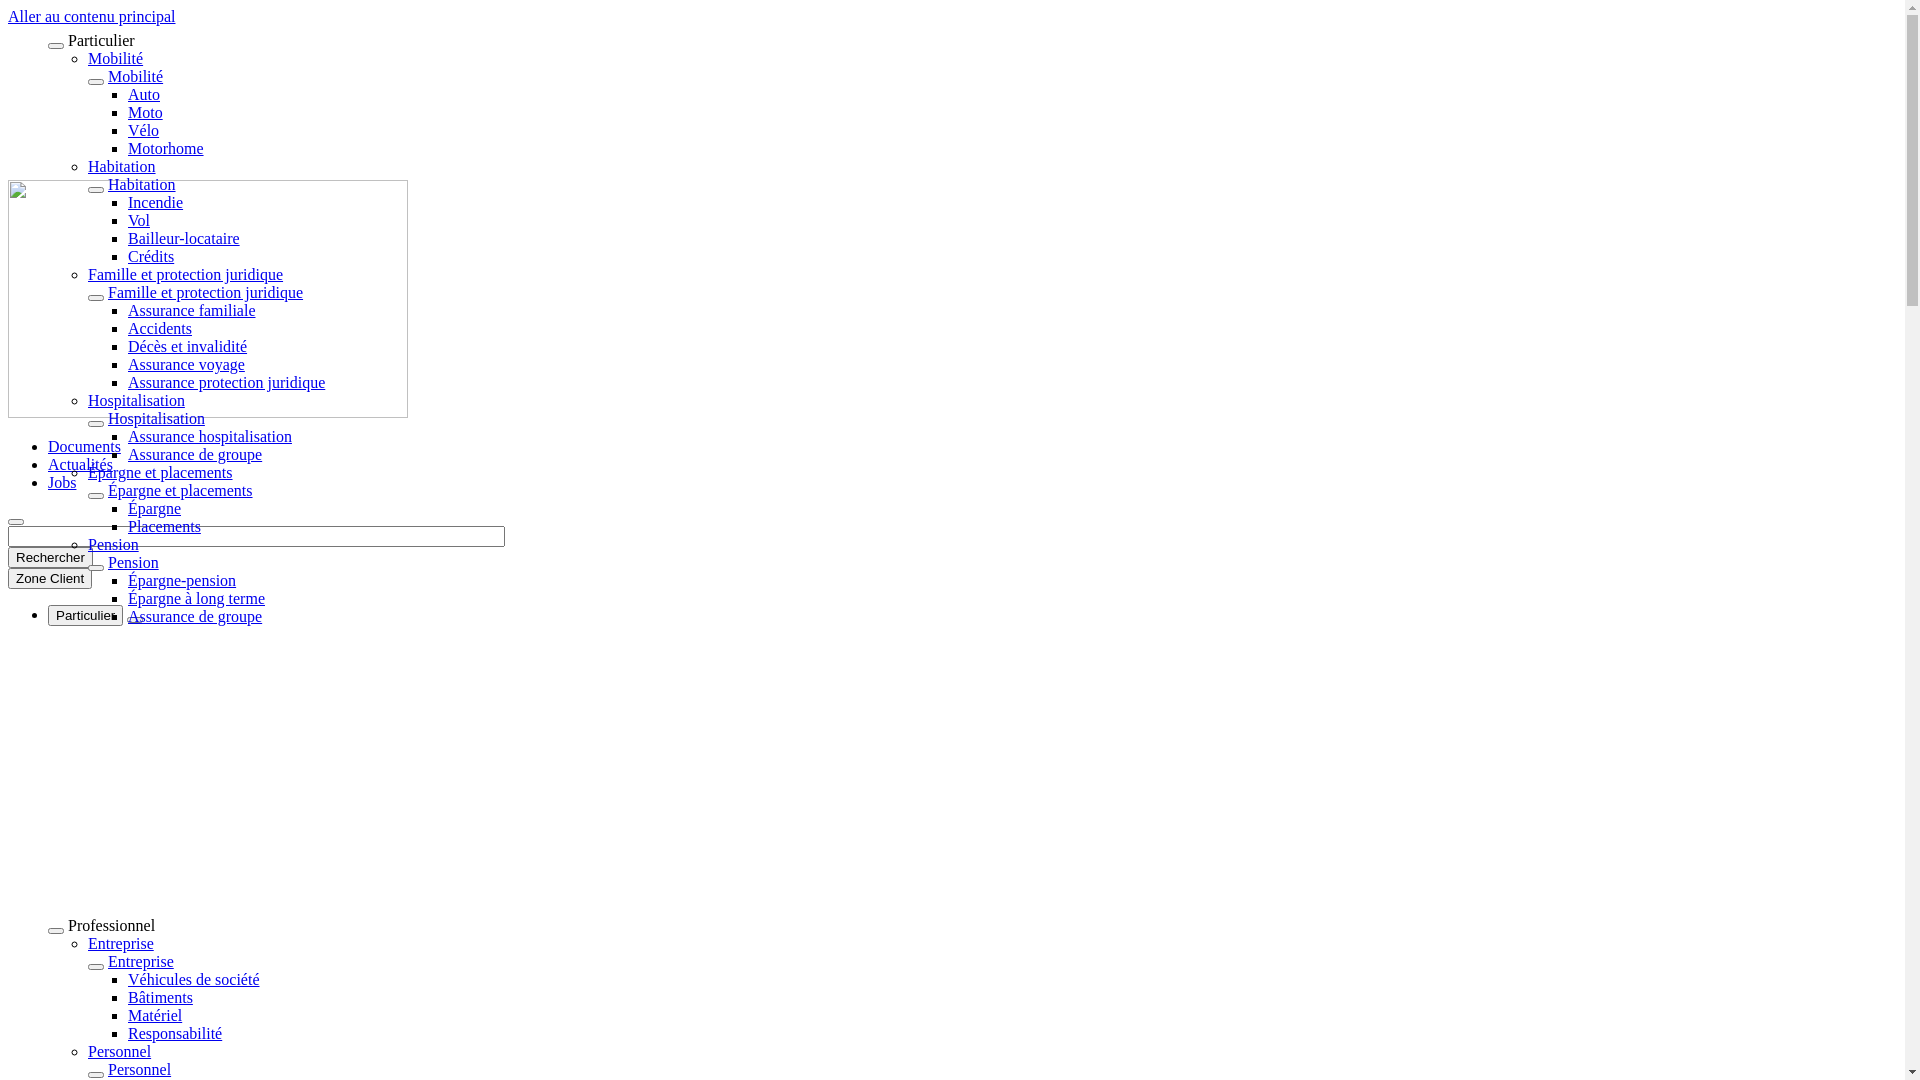  What do you see at coordinates (50, 557) in the screenshot?
I see `'Rechercher'` at bounding box center [50, 557].